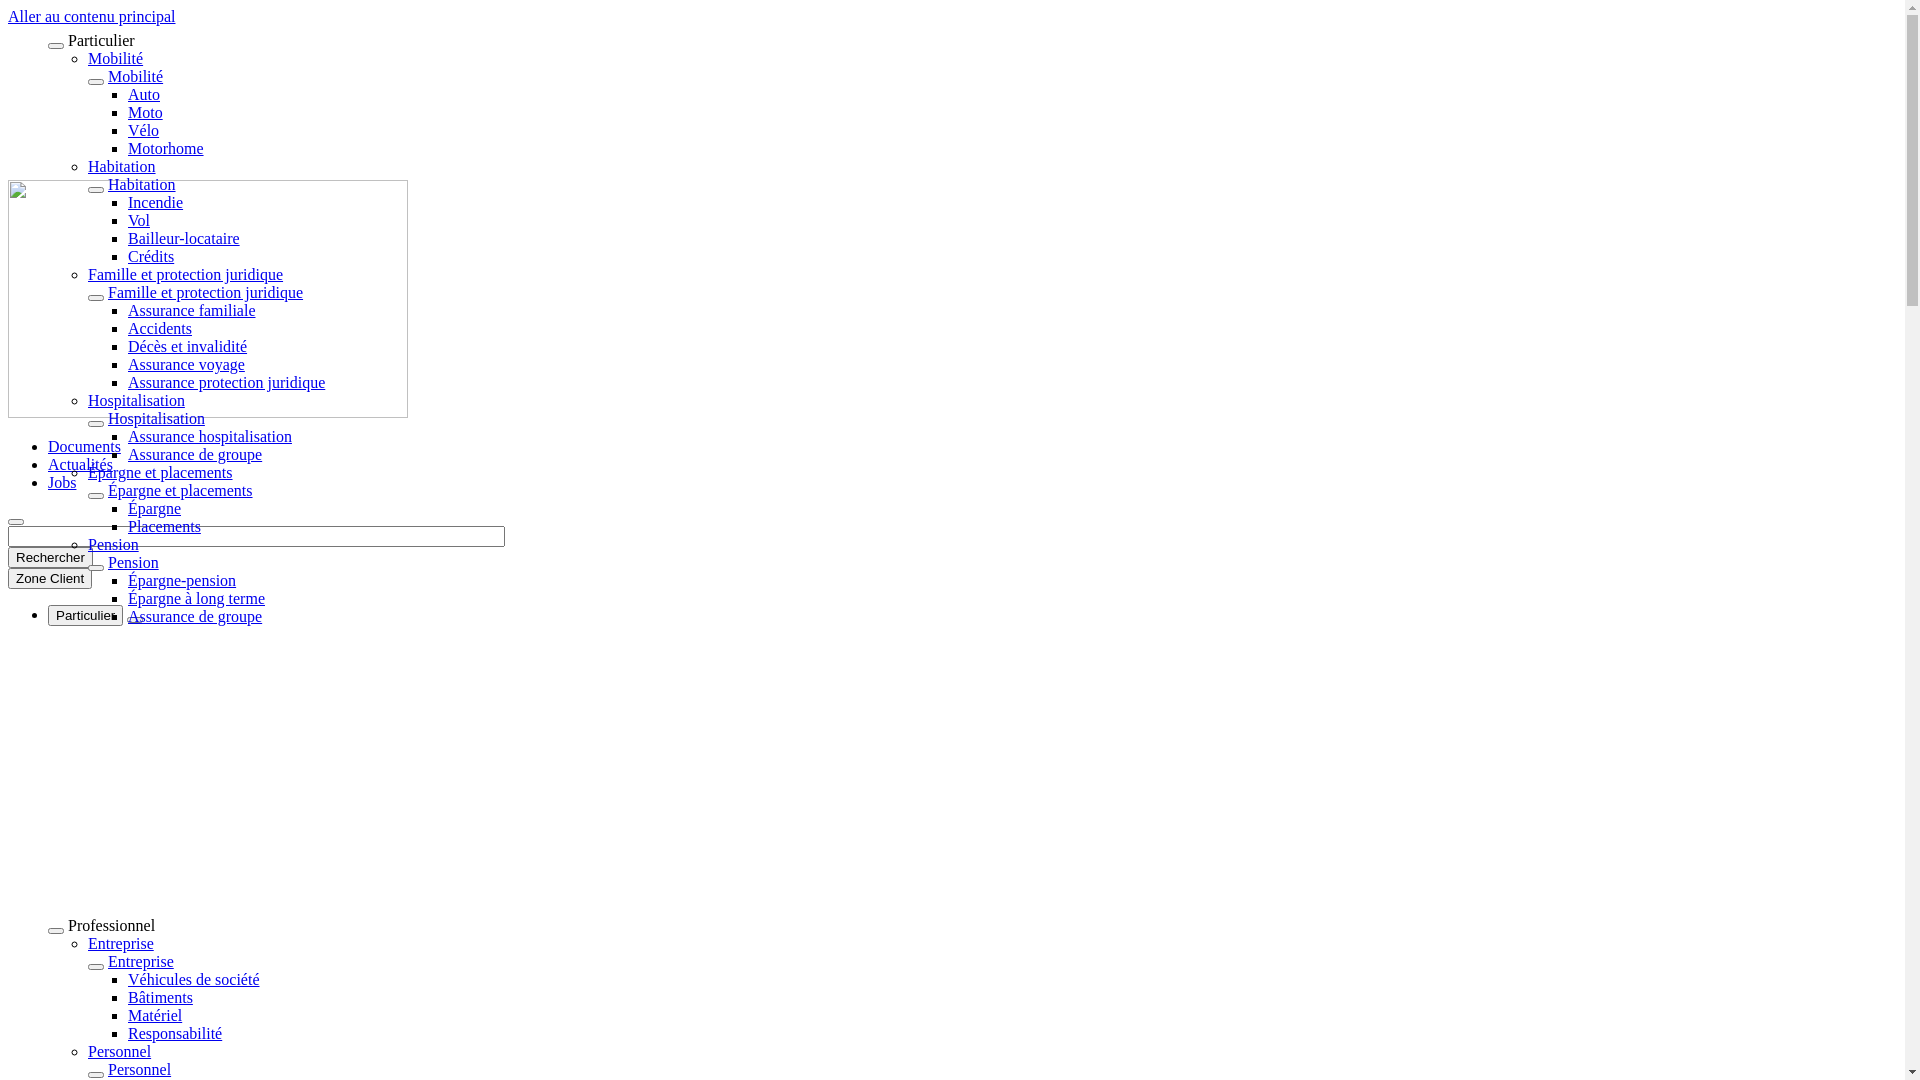  What do you see at coordinates (50, 557) in the screenshot?
I see `'Rechercher'` at bounding box center [50, 557].